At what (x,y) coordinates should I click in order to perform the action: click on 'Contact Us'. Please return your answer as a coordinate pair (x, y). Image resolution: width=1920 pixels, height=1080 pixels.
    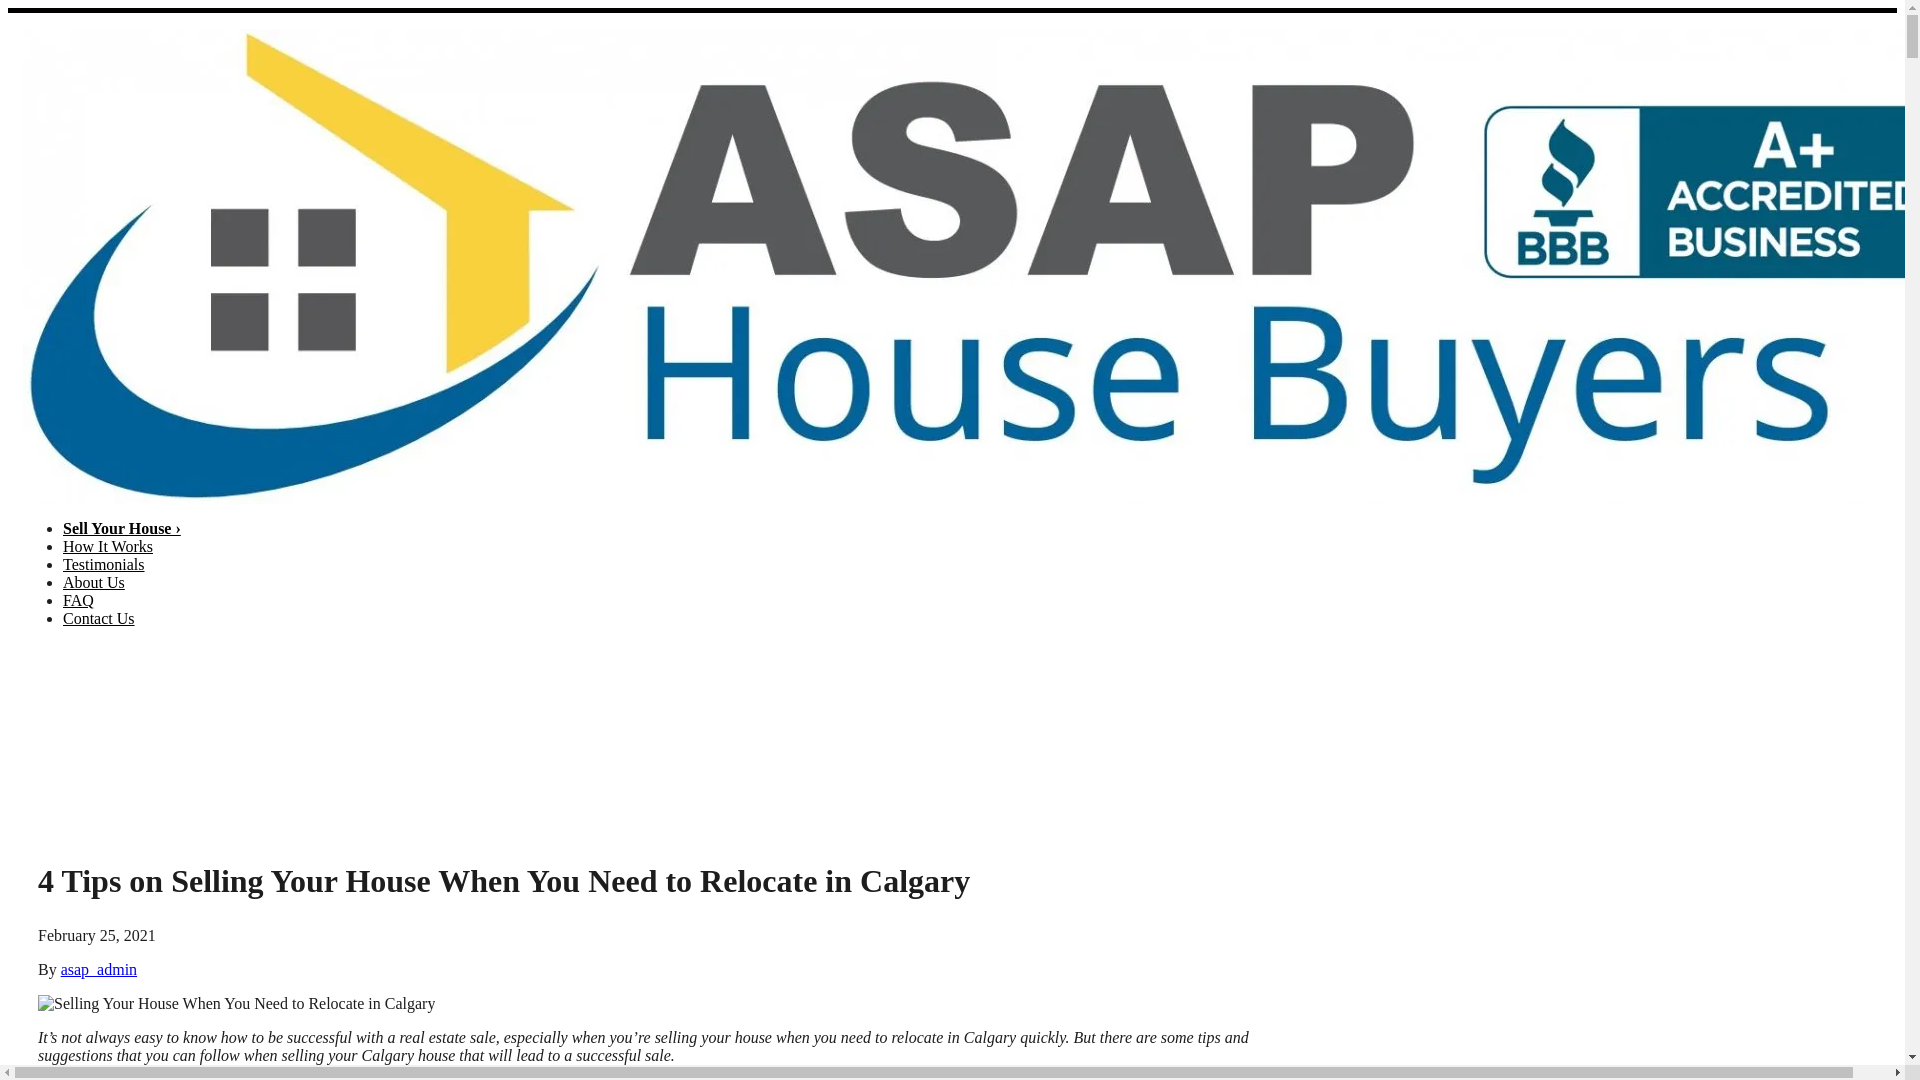
    Looking at the image, I should click on (98, 617).